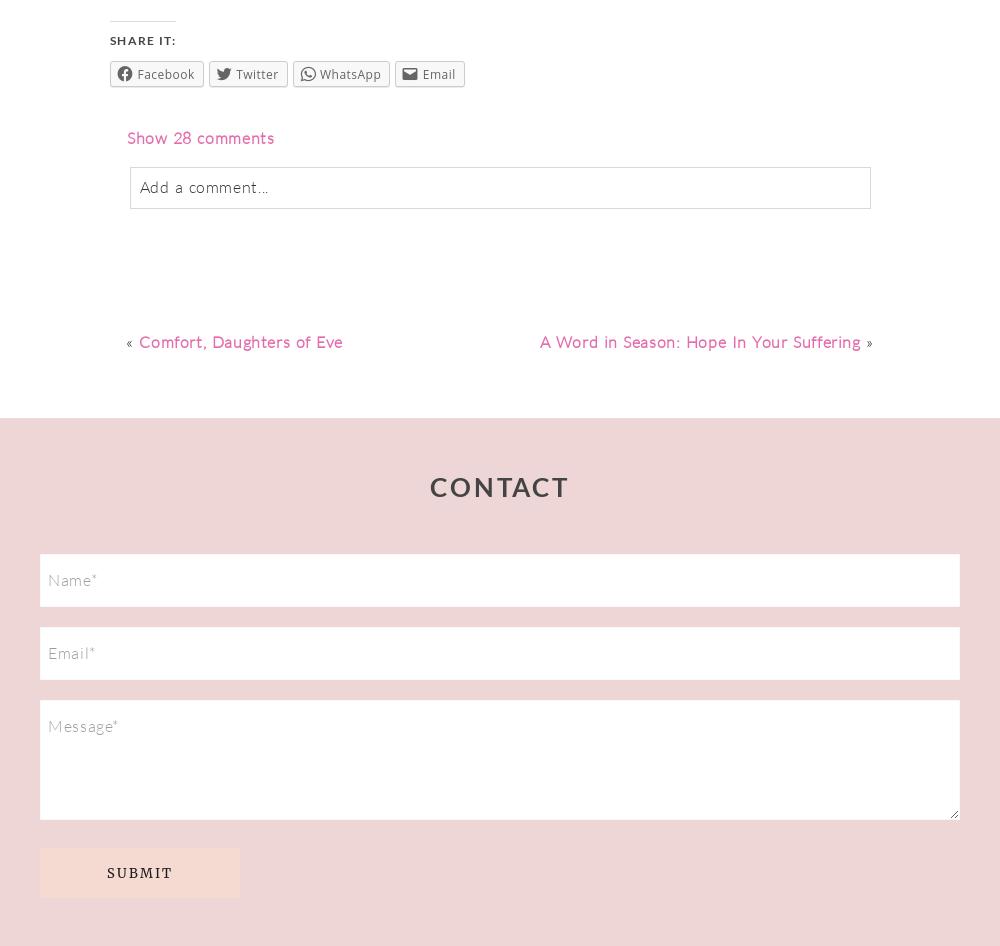 The width and height of the screenshot is (1000, 946). I want to click on 'Error submitting form, please try again.', so click(498, 724).